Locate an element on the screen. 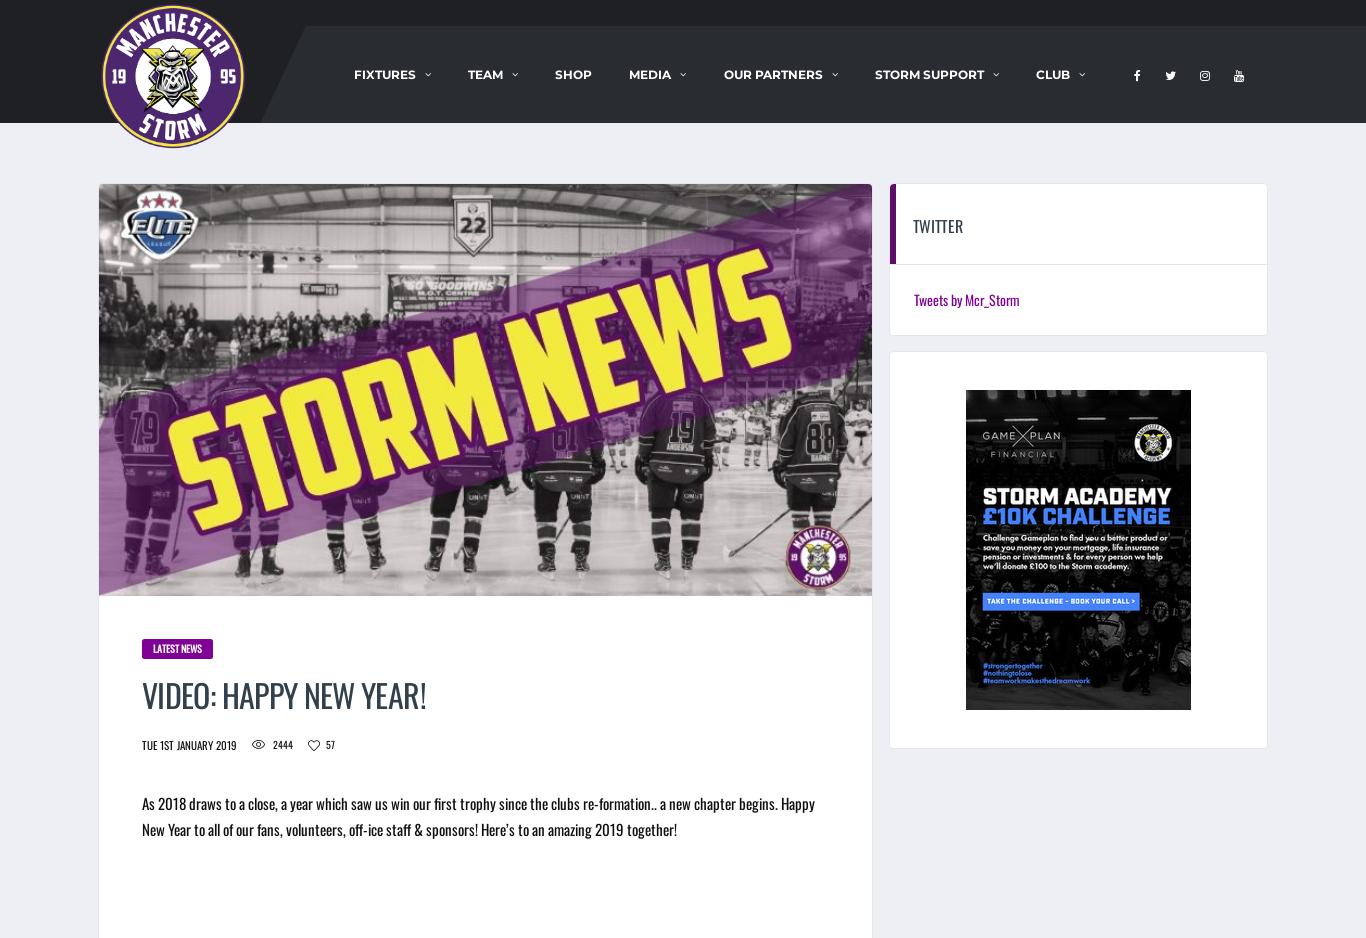 The image size is (1366, 938). 'Staff & Hockey Operations' is located at coordinates (575, 109).